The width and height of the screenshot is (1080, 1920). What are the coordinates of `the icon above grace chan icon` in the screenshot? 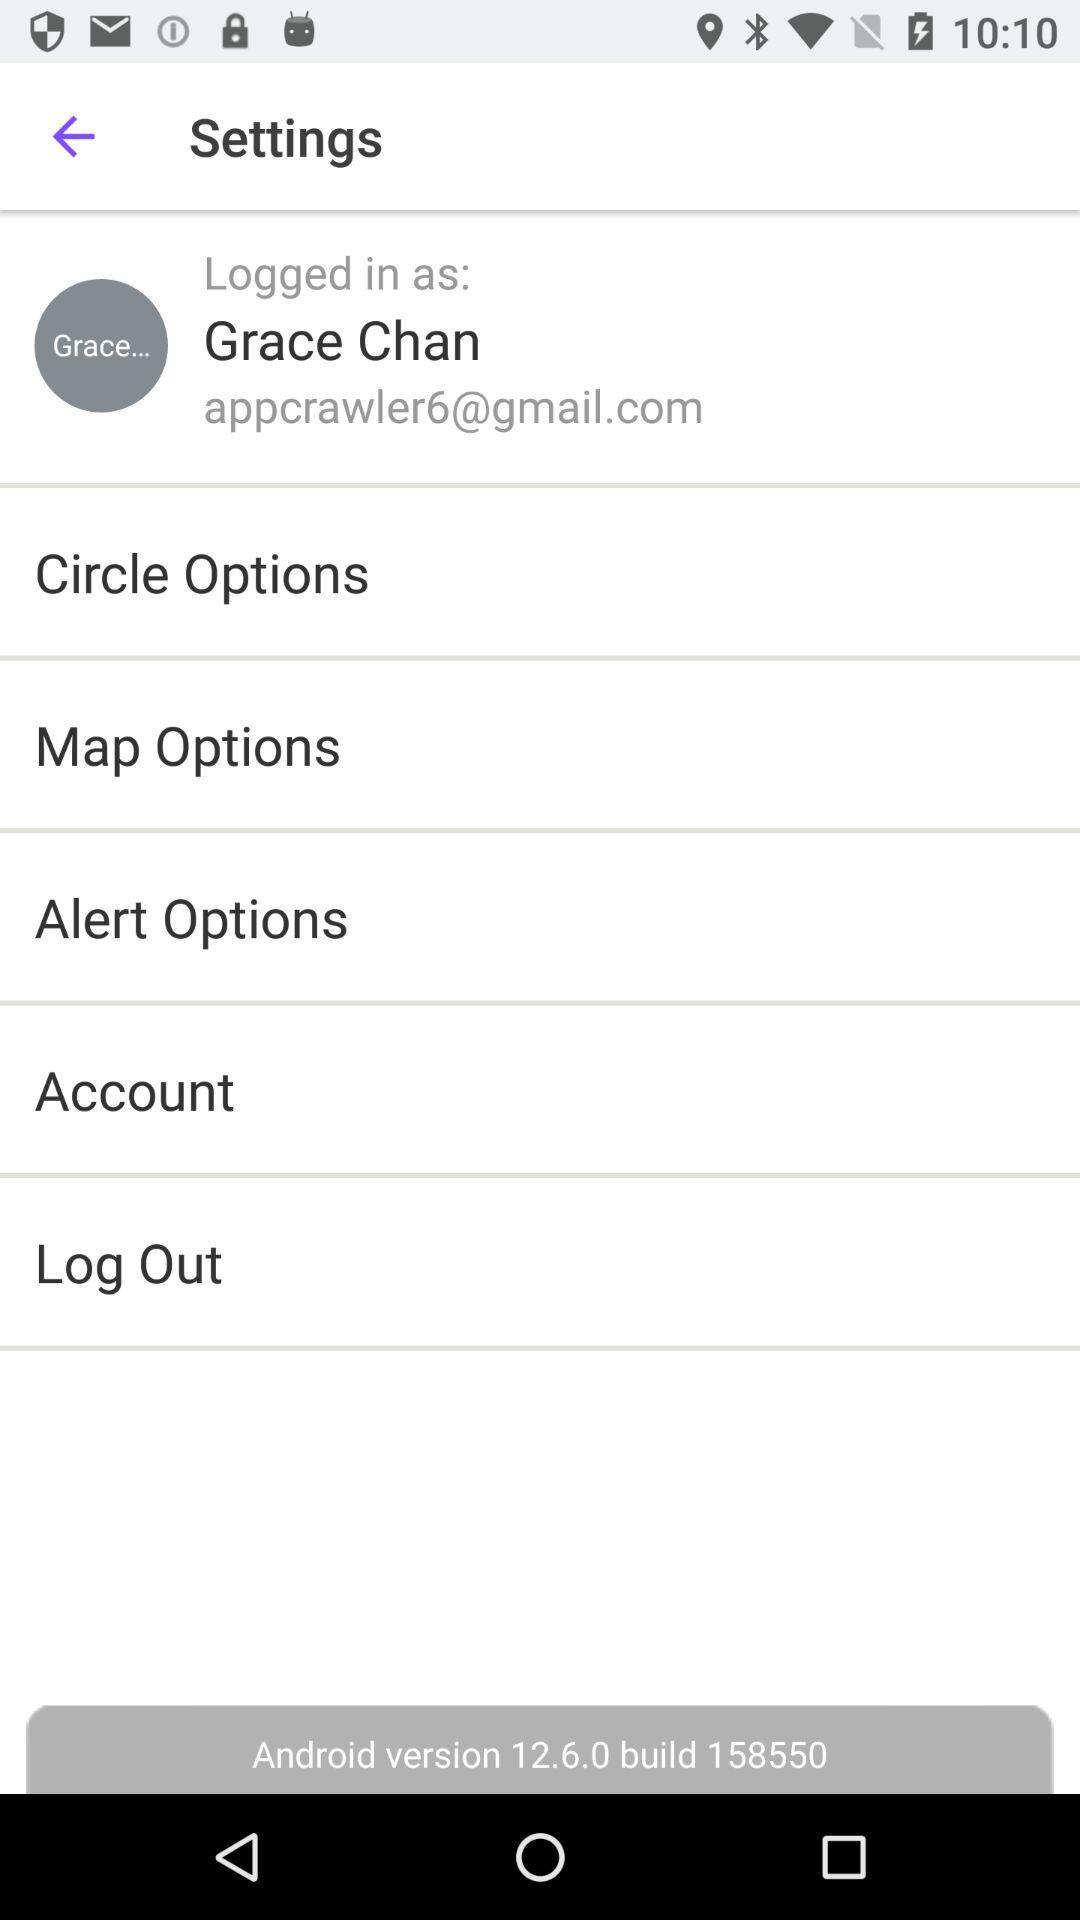 It's located at (336, 270).